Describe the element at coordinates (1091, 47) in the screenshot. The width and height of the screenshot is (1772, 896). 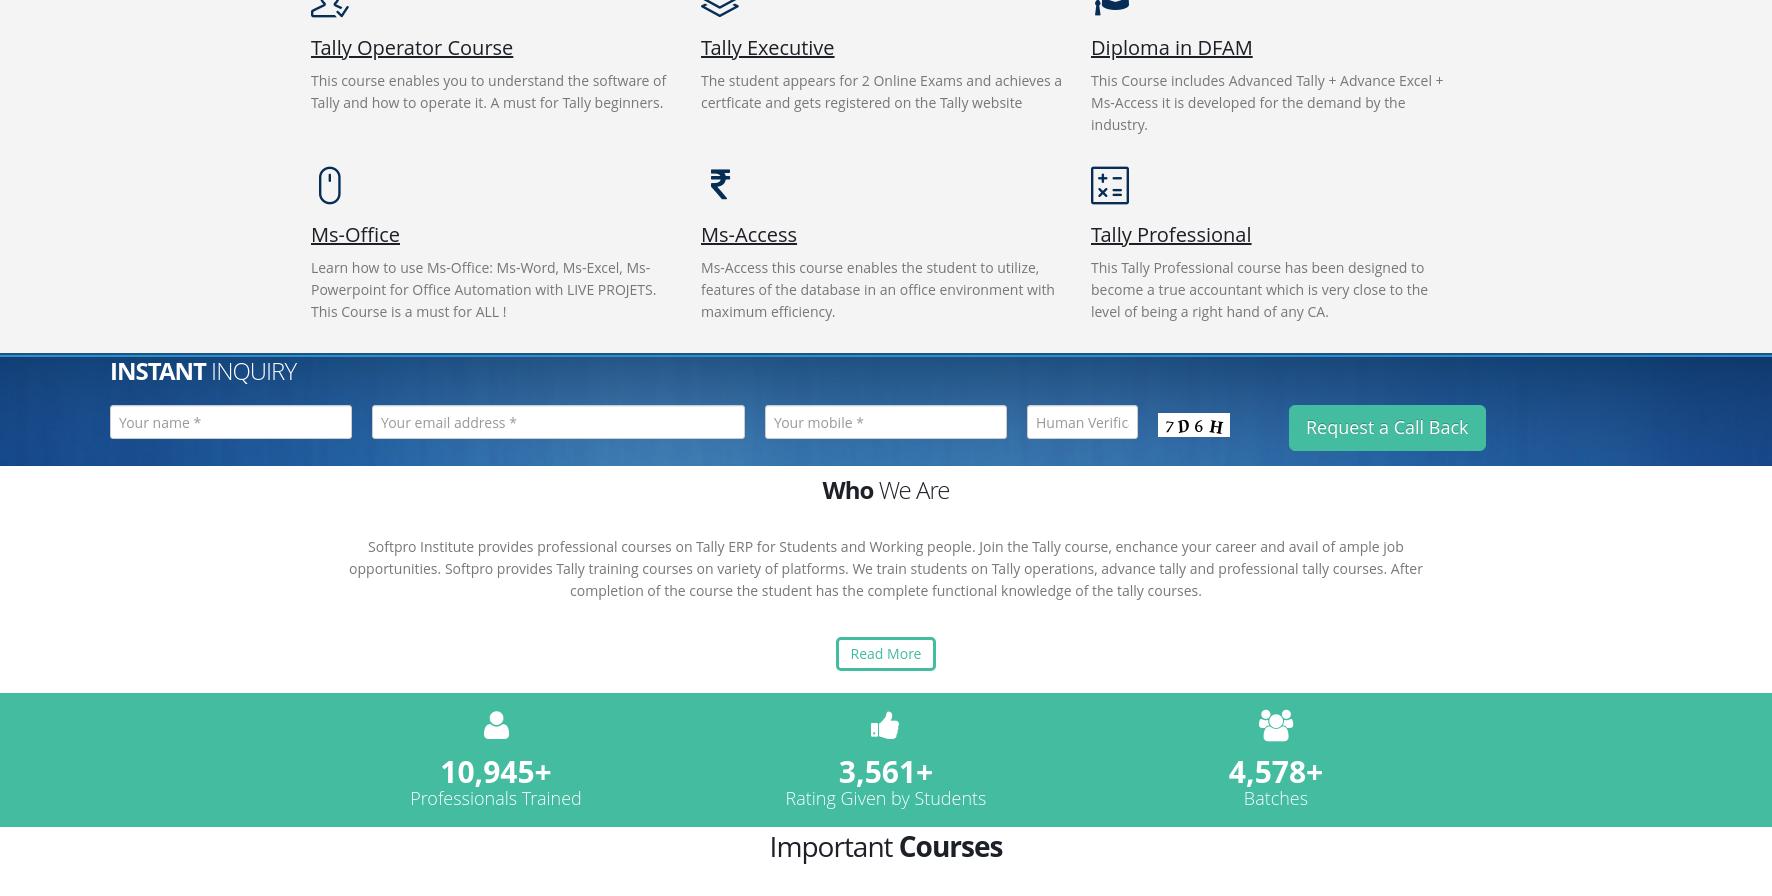
I see `'Diploma in DFAM'` at that location.